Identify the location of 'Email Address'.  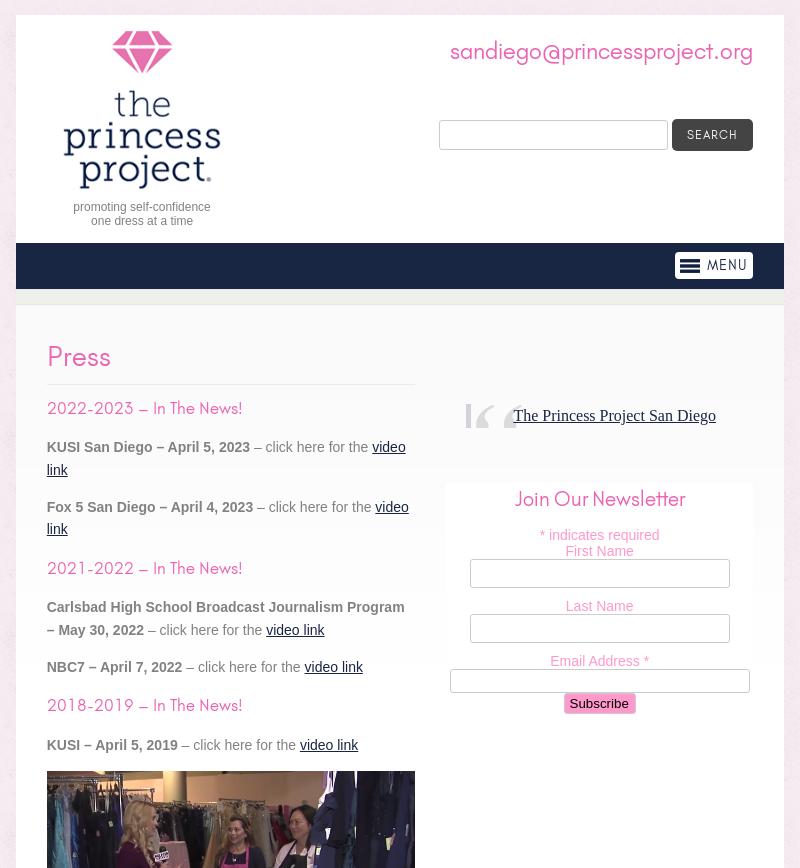
(550, 660).